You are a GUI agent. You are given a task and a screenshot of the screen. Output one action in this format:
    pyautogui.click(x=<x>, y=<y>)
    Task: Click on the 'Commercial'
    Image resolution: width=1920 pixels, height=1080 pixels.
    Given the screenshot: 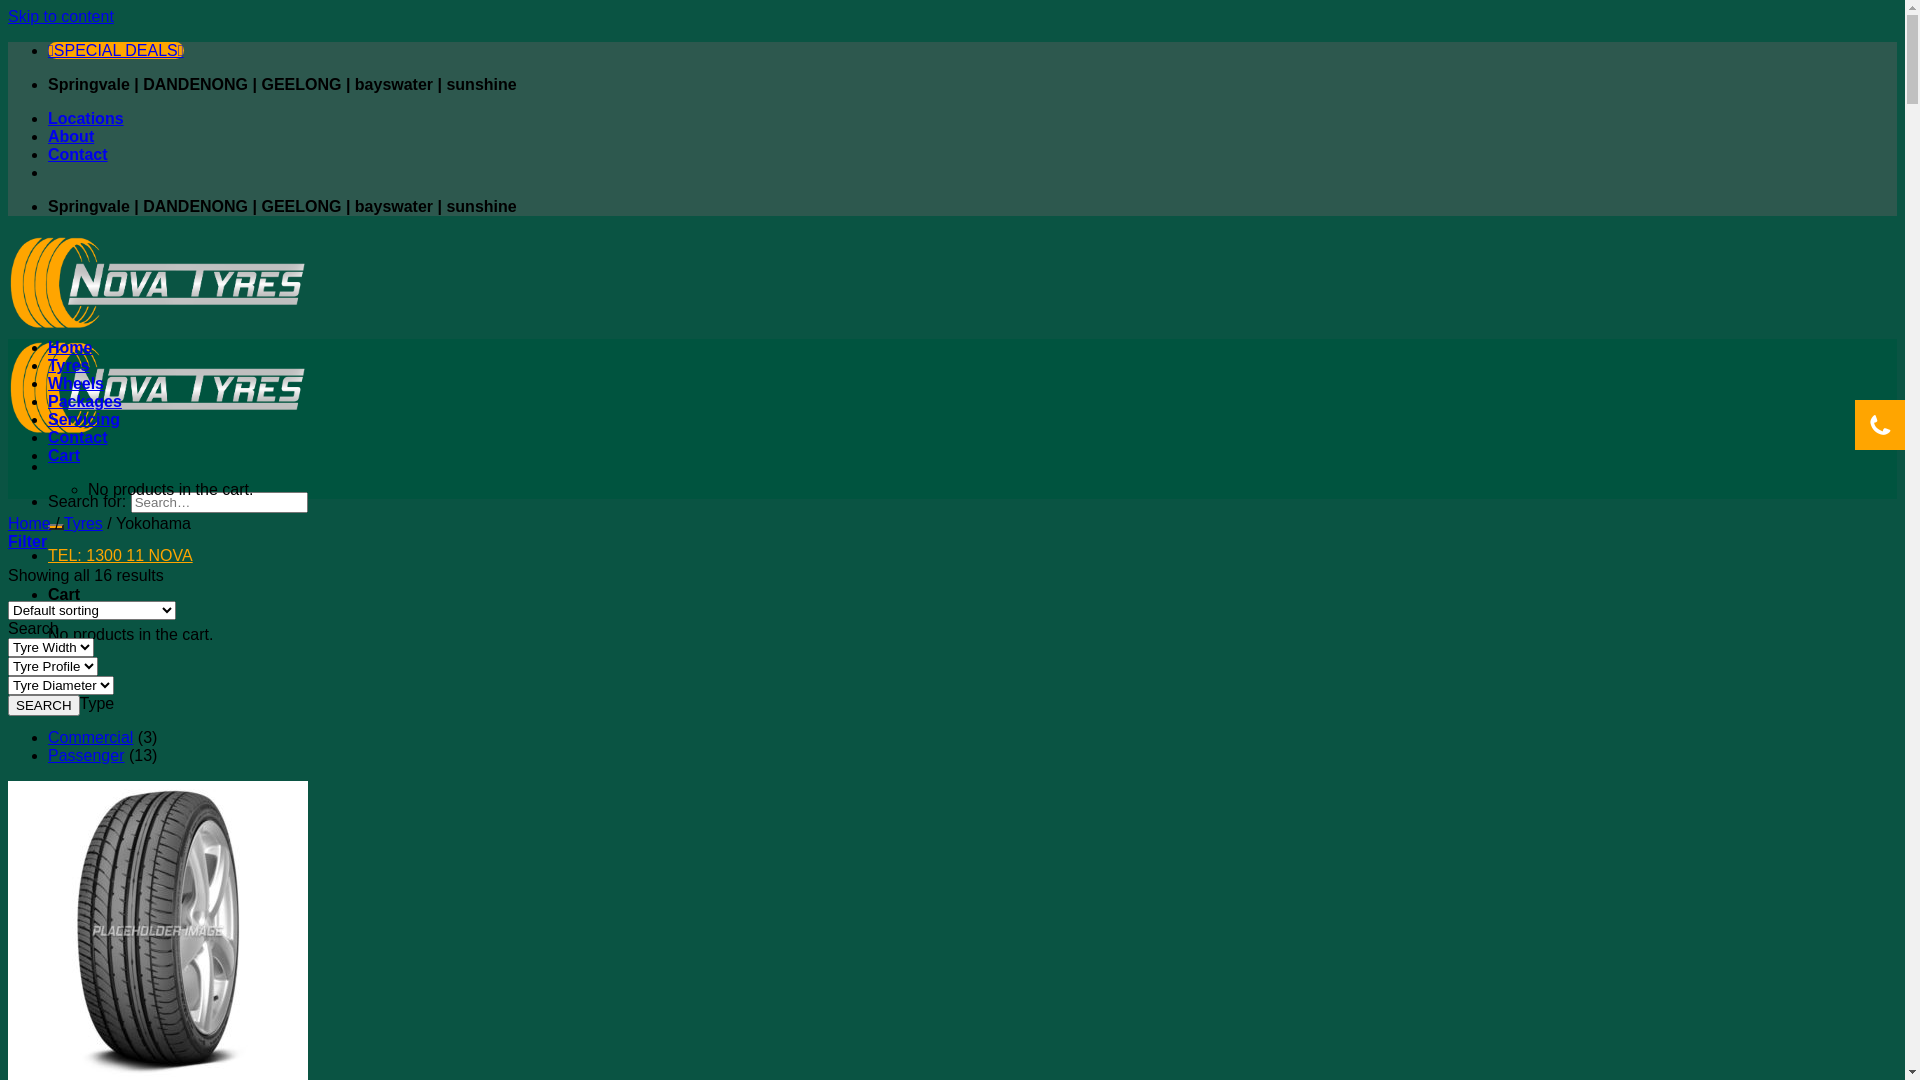 What is the action you would take?
    pyautogui.click(x=89, y=737)
    